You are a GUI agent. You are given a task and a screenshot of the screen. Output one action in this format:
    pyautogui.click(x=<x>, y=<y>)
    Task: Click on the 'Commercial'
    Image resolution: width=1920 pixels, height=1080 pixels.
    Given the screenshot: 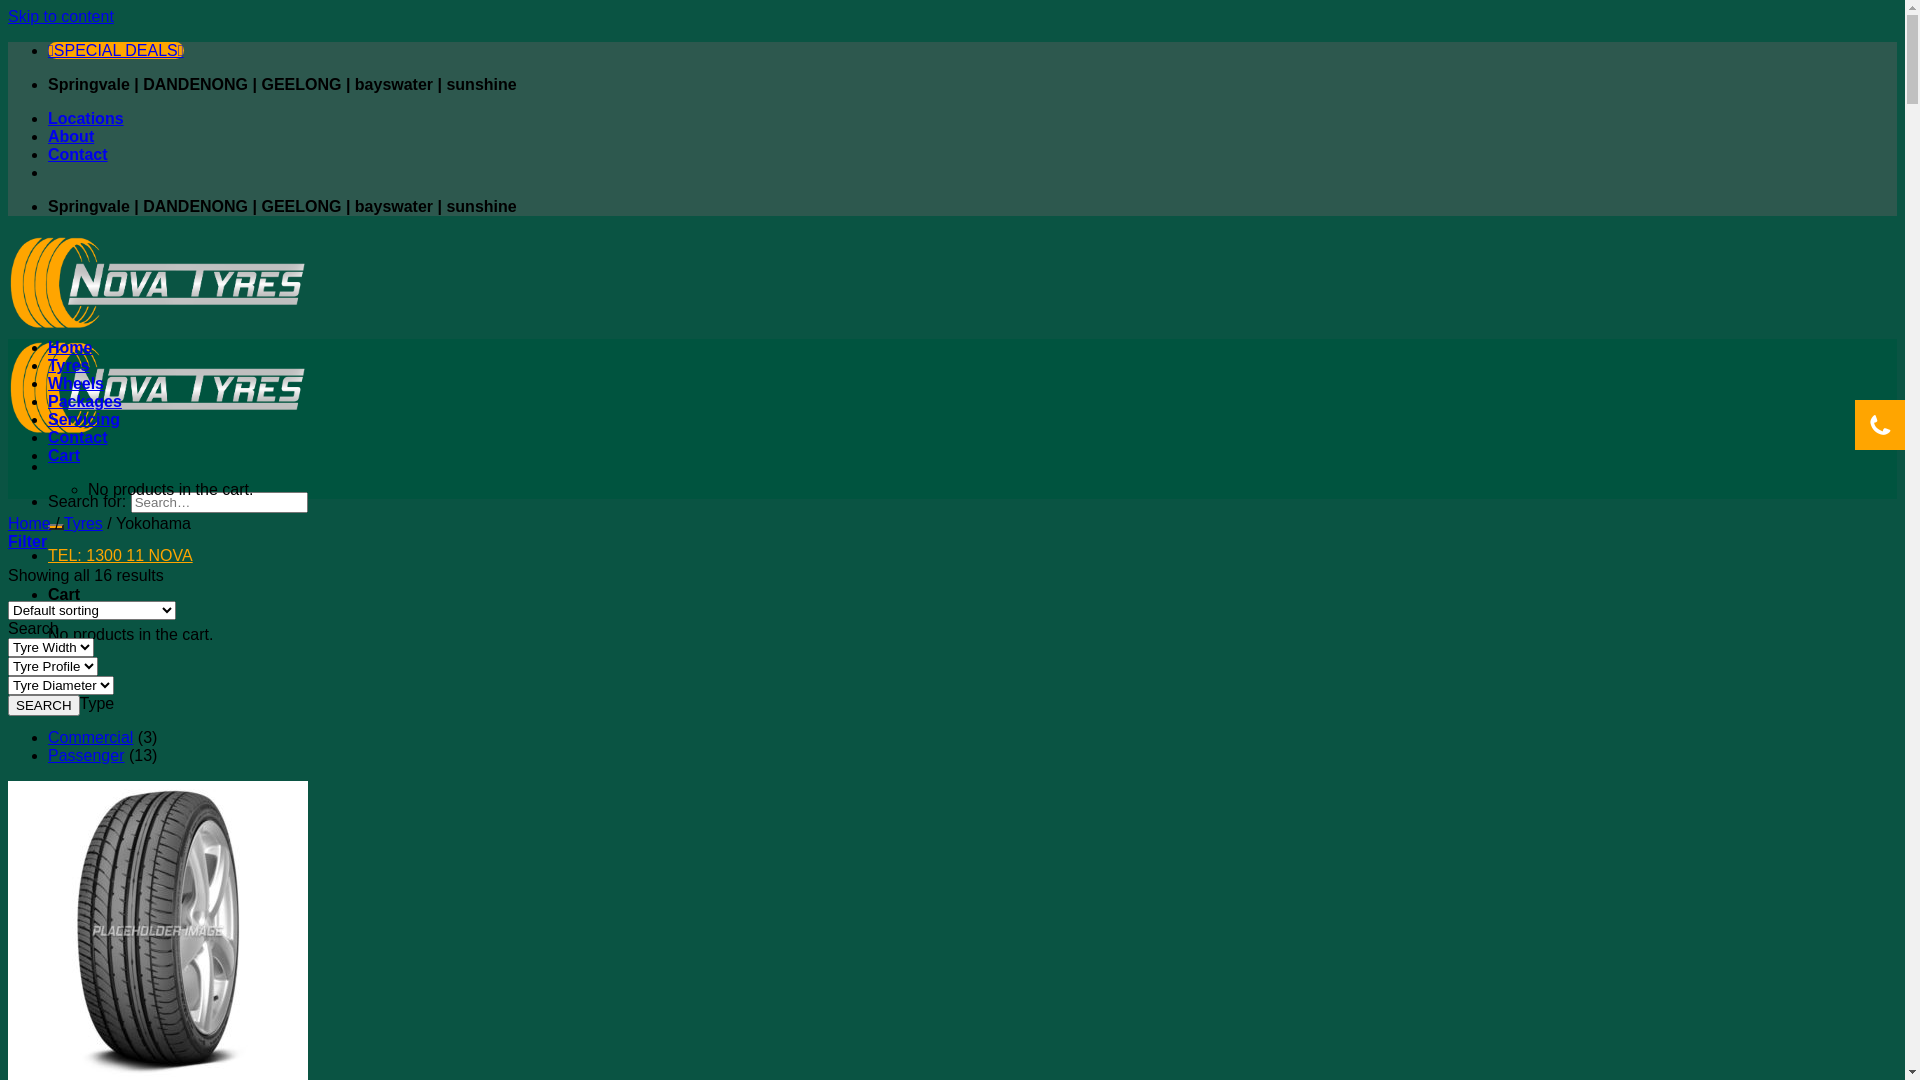 What is the action you would take?
    pyautogui.click(x=89, y=737)
    